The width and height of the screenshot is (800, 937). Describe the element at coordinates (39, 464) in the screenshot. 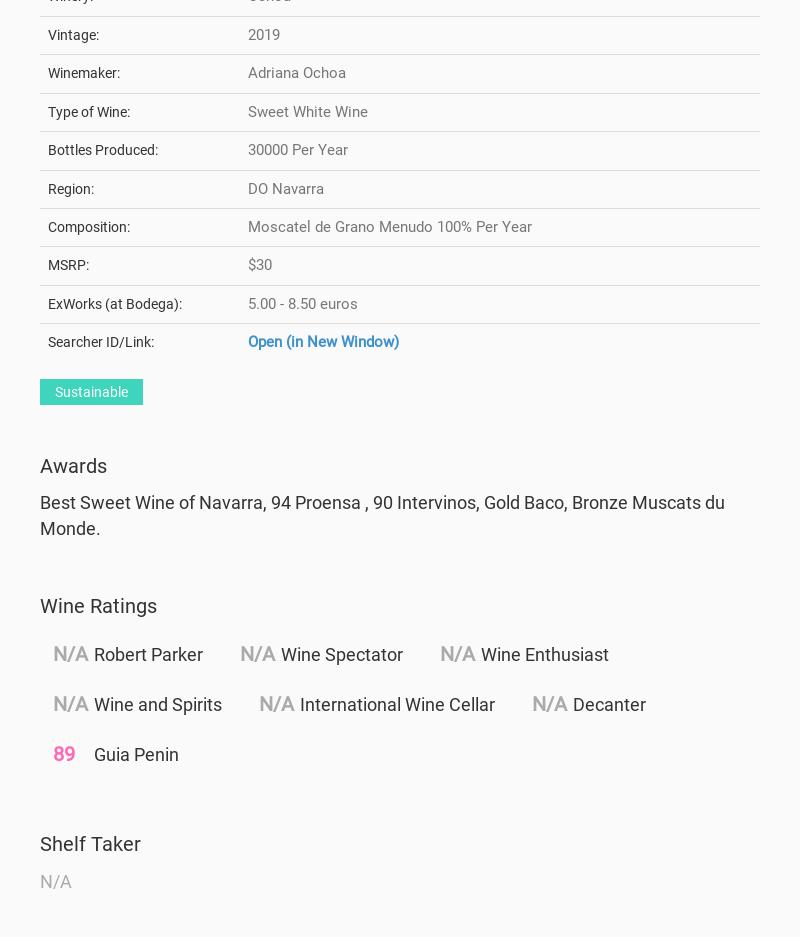

I see `'Awards'` at that location.